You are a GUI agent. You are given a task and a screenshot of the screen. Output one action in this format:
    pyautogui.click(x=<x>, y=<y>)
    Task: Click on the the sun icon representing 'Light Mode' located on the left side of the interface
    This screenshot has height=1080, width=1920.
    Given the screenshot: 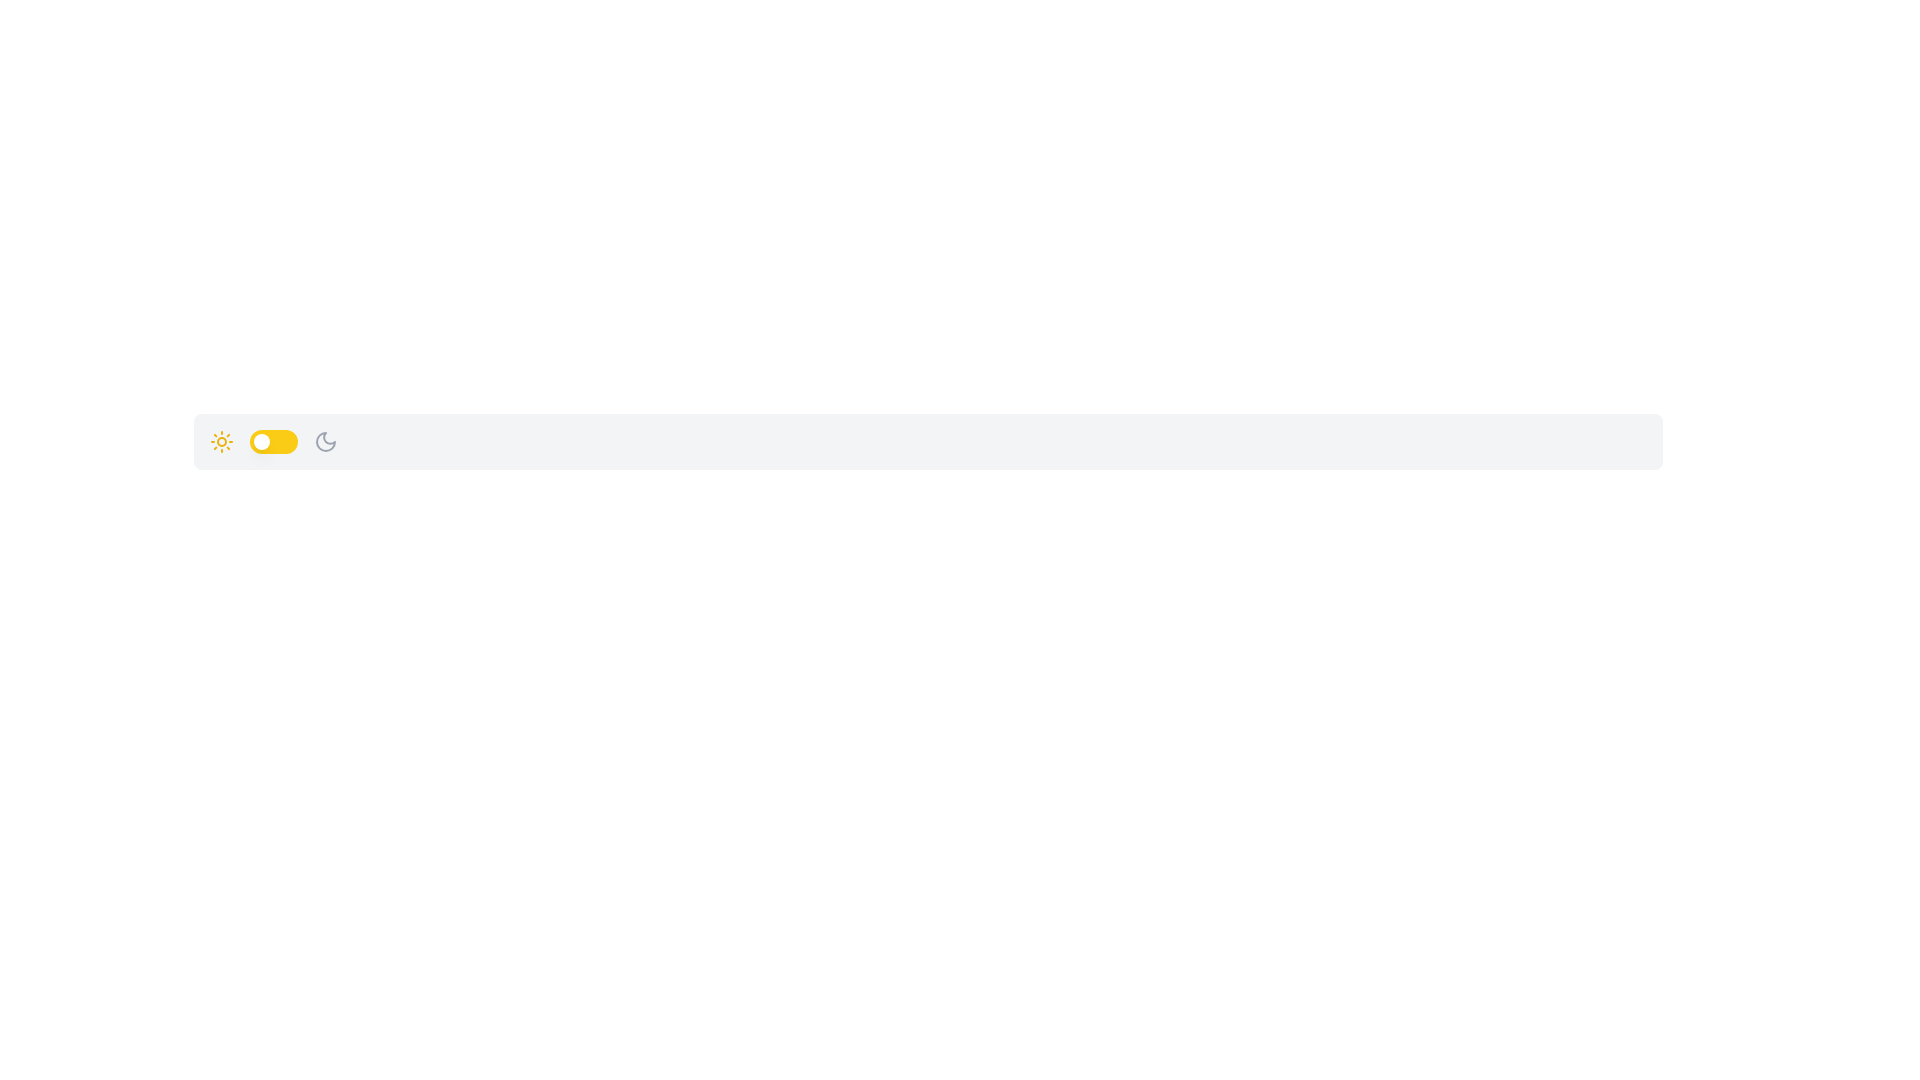 What is the action you would take?
    pyautogui.click(x=221, y=441)
    